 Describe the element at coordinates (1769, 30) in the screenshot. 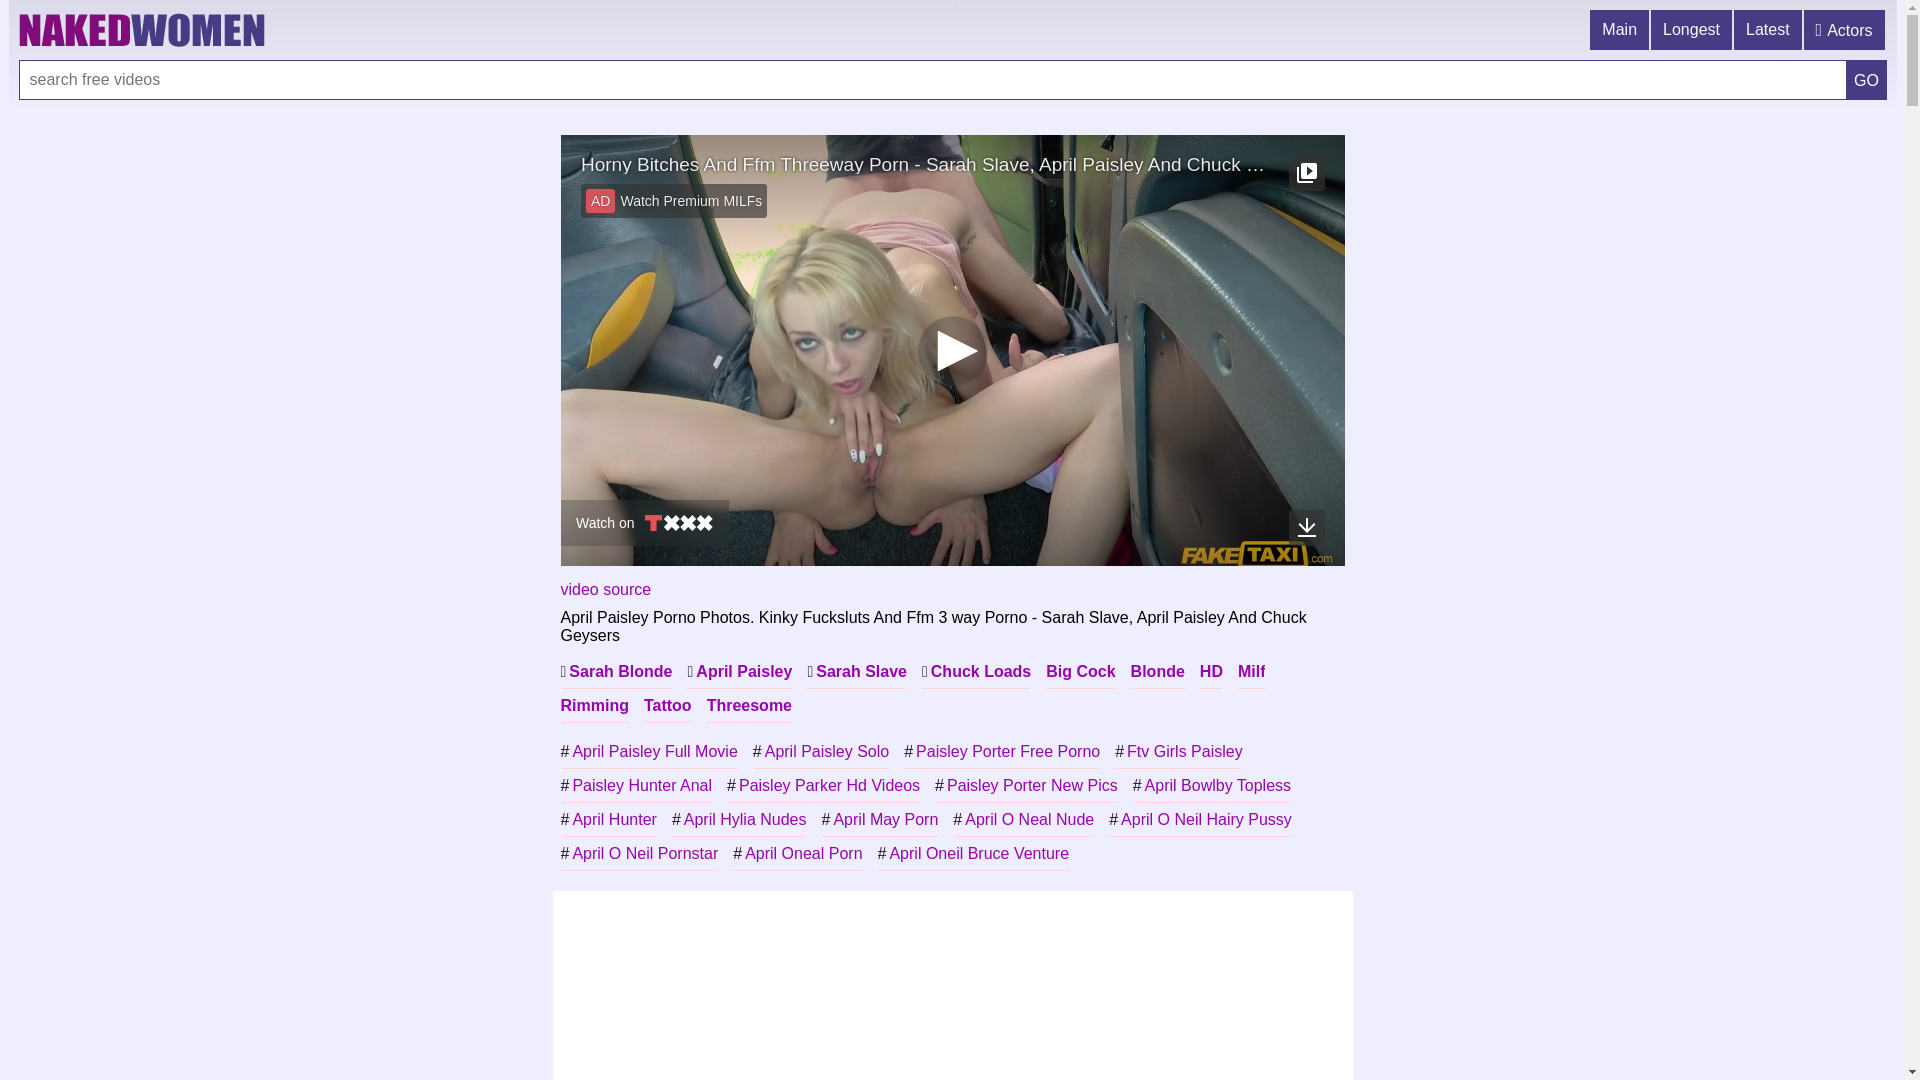

I see `'Latest'` at that location.